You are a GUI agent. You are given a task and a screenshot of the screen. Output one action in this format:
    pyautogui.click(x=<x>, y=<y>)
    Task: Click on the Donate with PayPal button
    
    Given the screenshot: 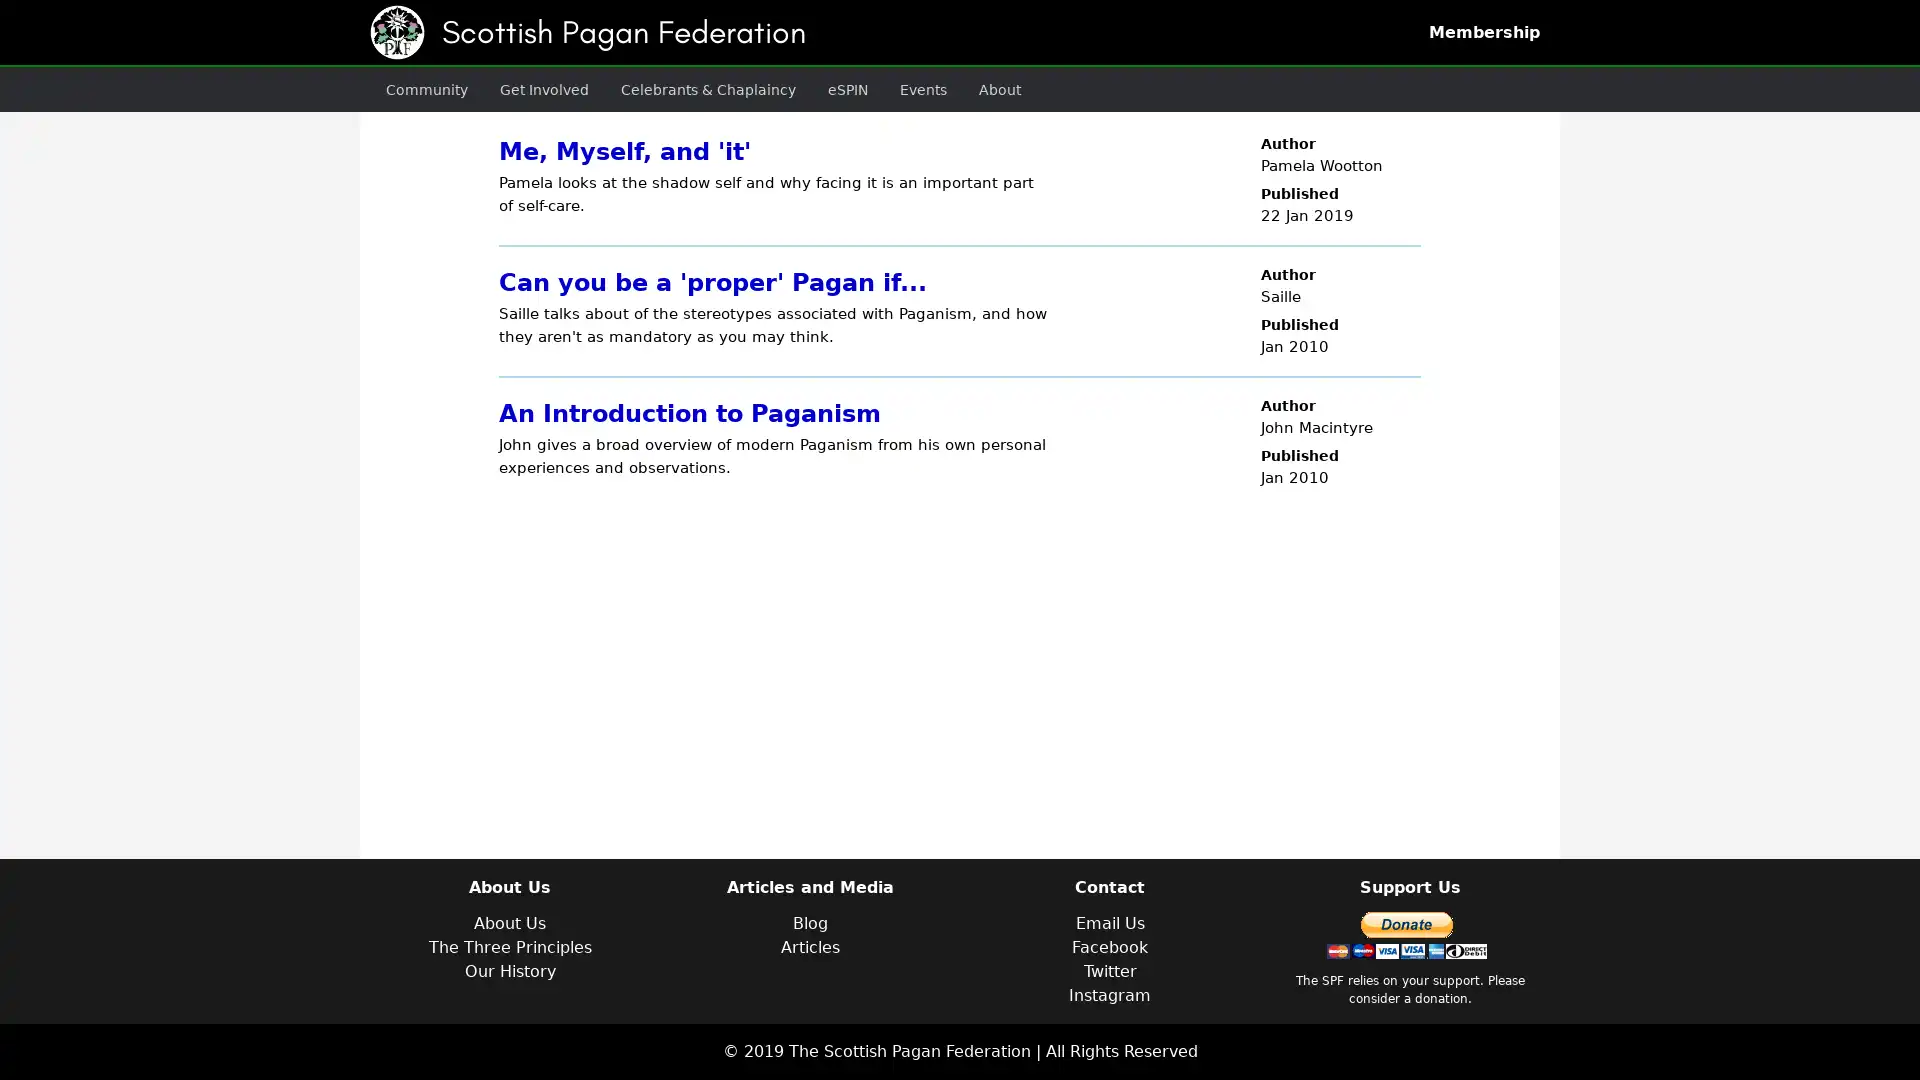 What is the action you would take?
    pyautogui.click(x=1405, y=935)
    